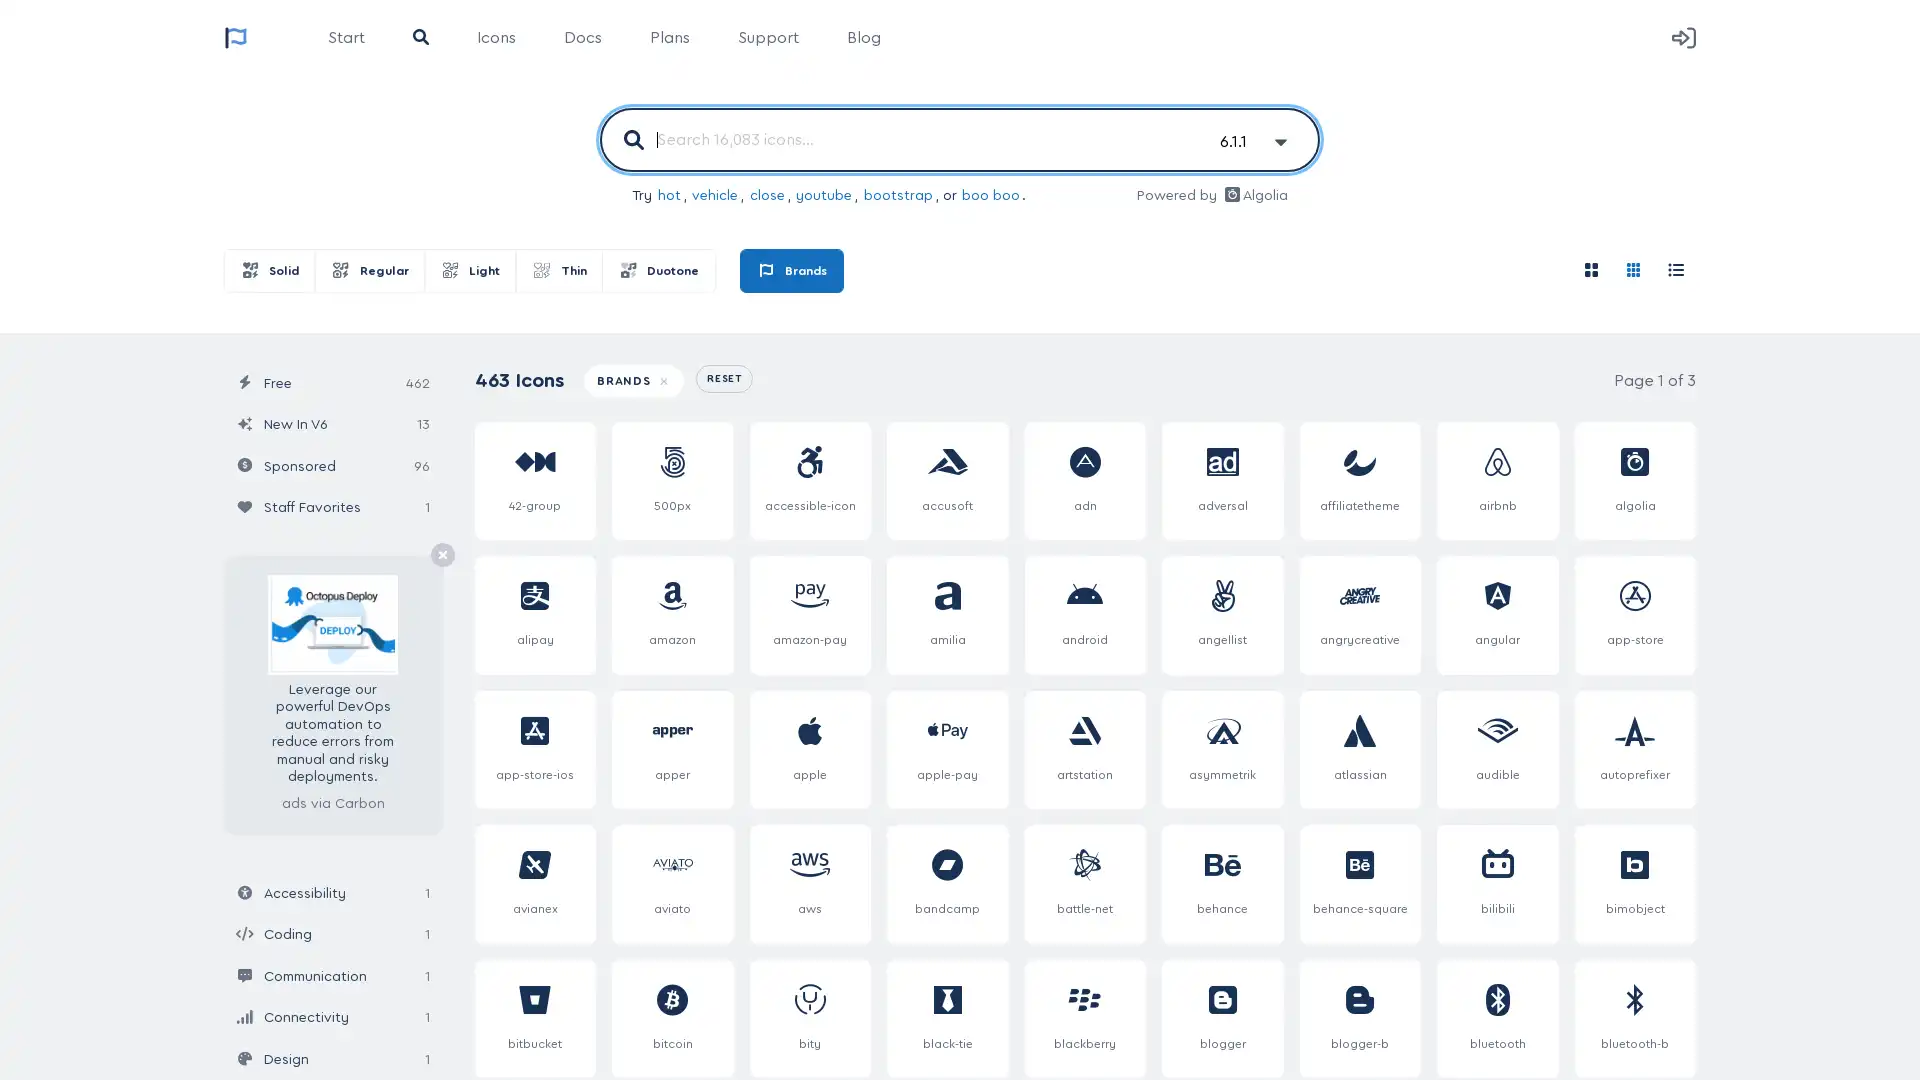  Describe the element at coordinates (672, 763) in the screenshot. I see `apper` at that location.